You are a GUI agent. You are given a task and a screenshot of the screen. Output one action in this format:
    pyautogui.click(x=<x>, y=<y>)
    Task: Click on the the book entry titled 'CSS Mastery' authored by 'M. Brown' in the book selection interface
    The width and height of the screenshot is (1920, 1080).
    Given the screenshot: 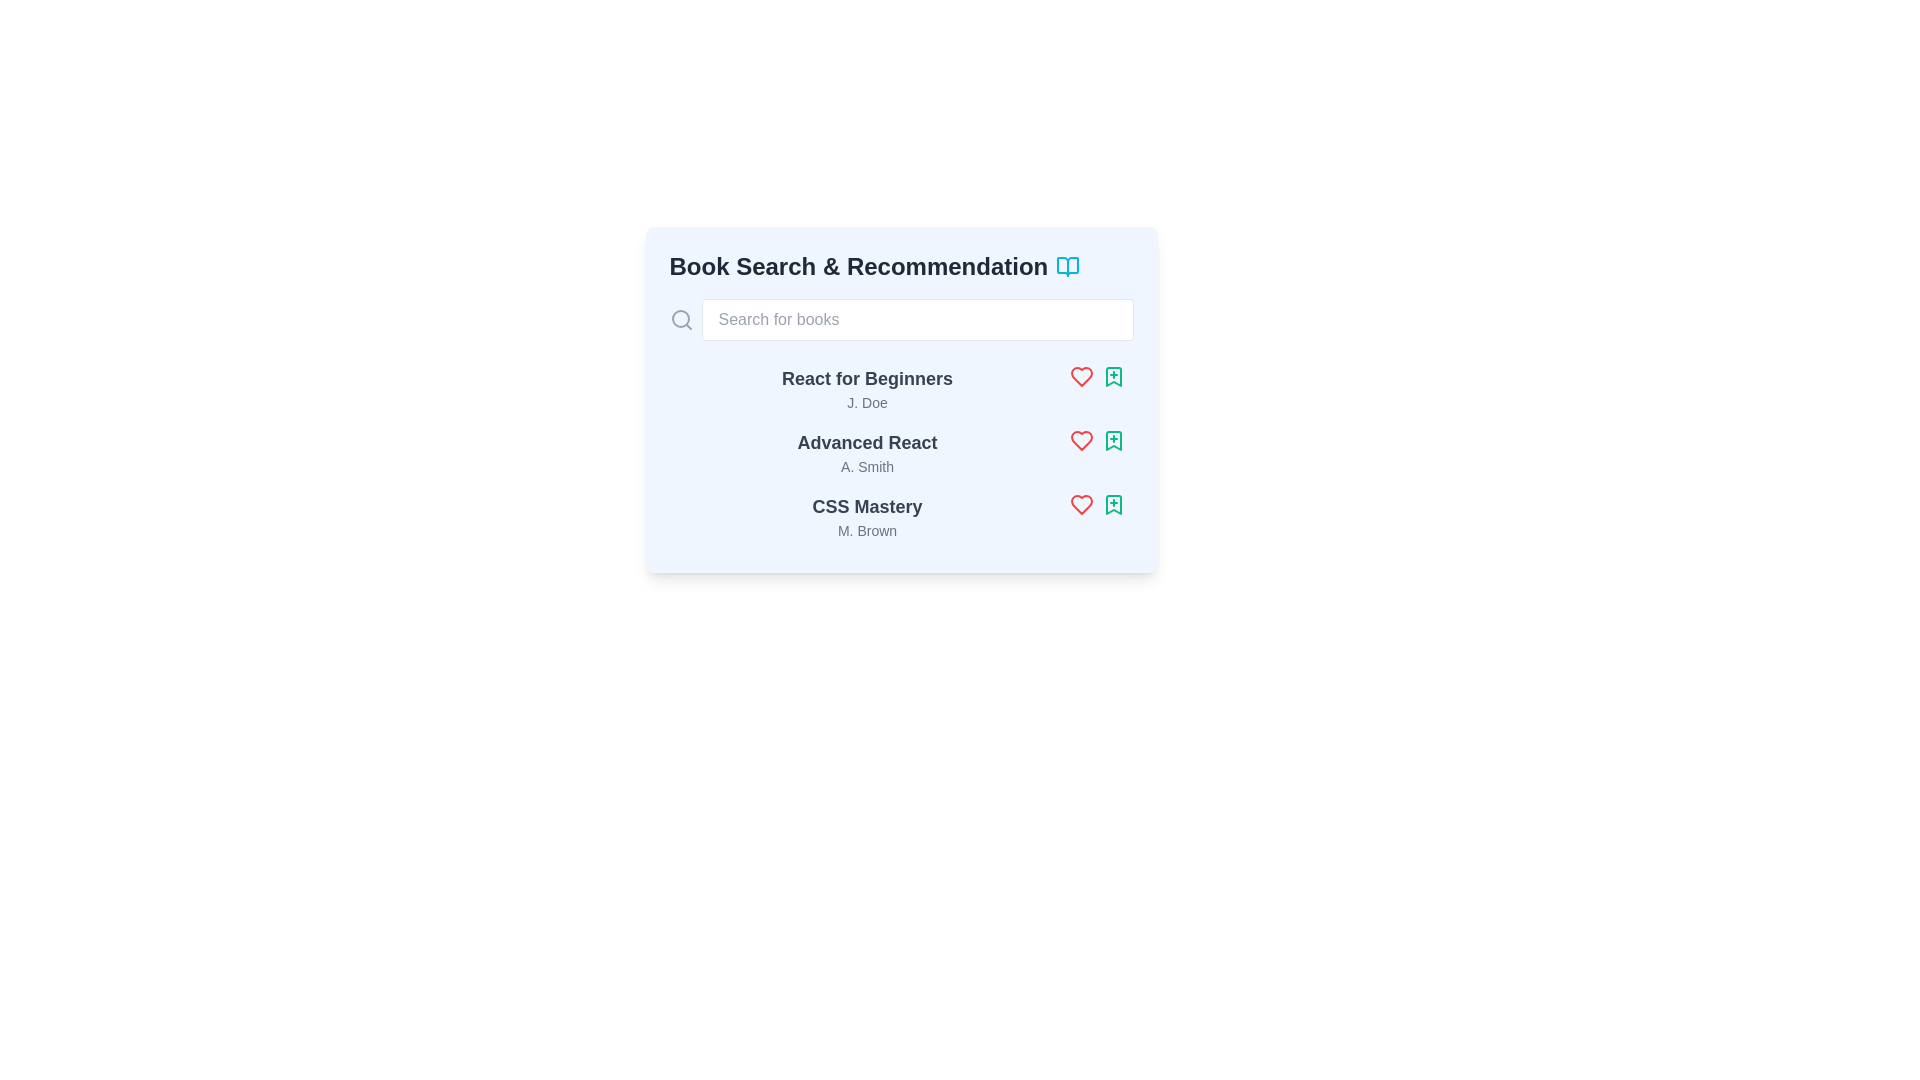 What is the action you would take?
    pyautogui.click(x=900, y=515)
    